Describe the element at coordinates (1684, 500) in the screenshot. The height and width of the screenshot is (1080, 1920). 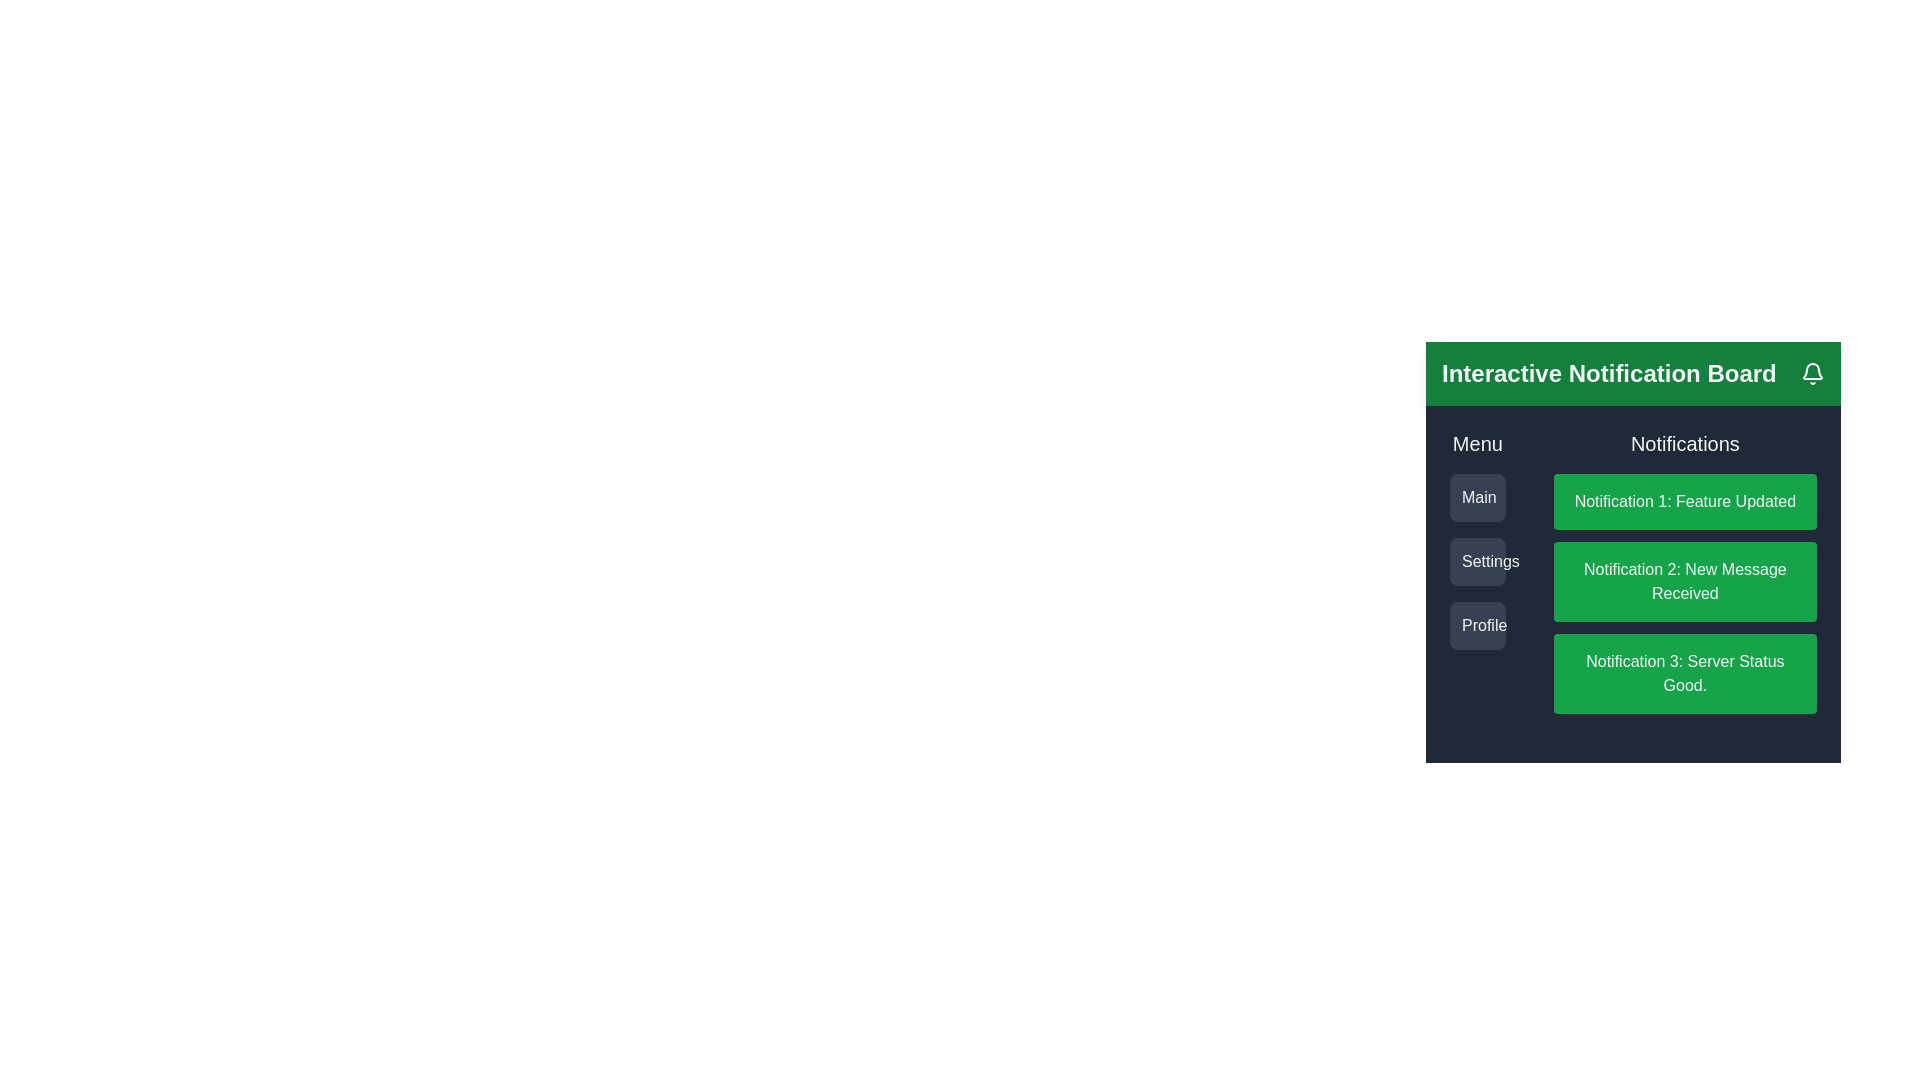
I see `the green rectangular Static information box labeled 'Notification 1: Feature Updated'` at that location.